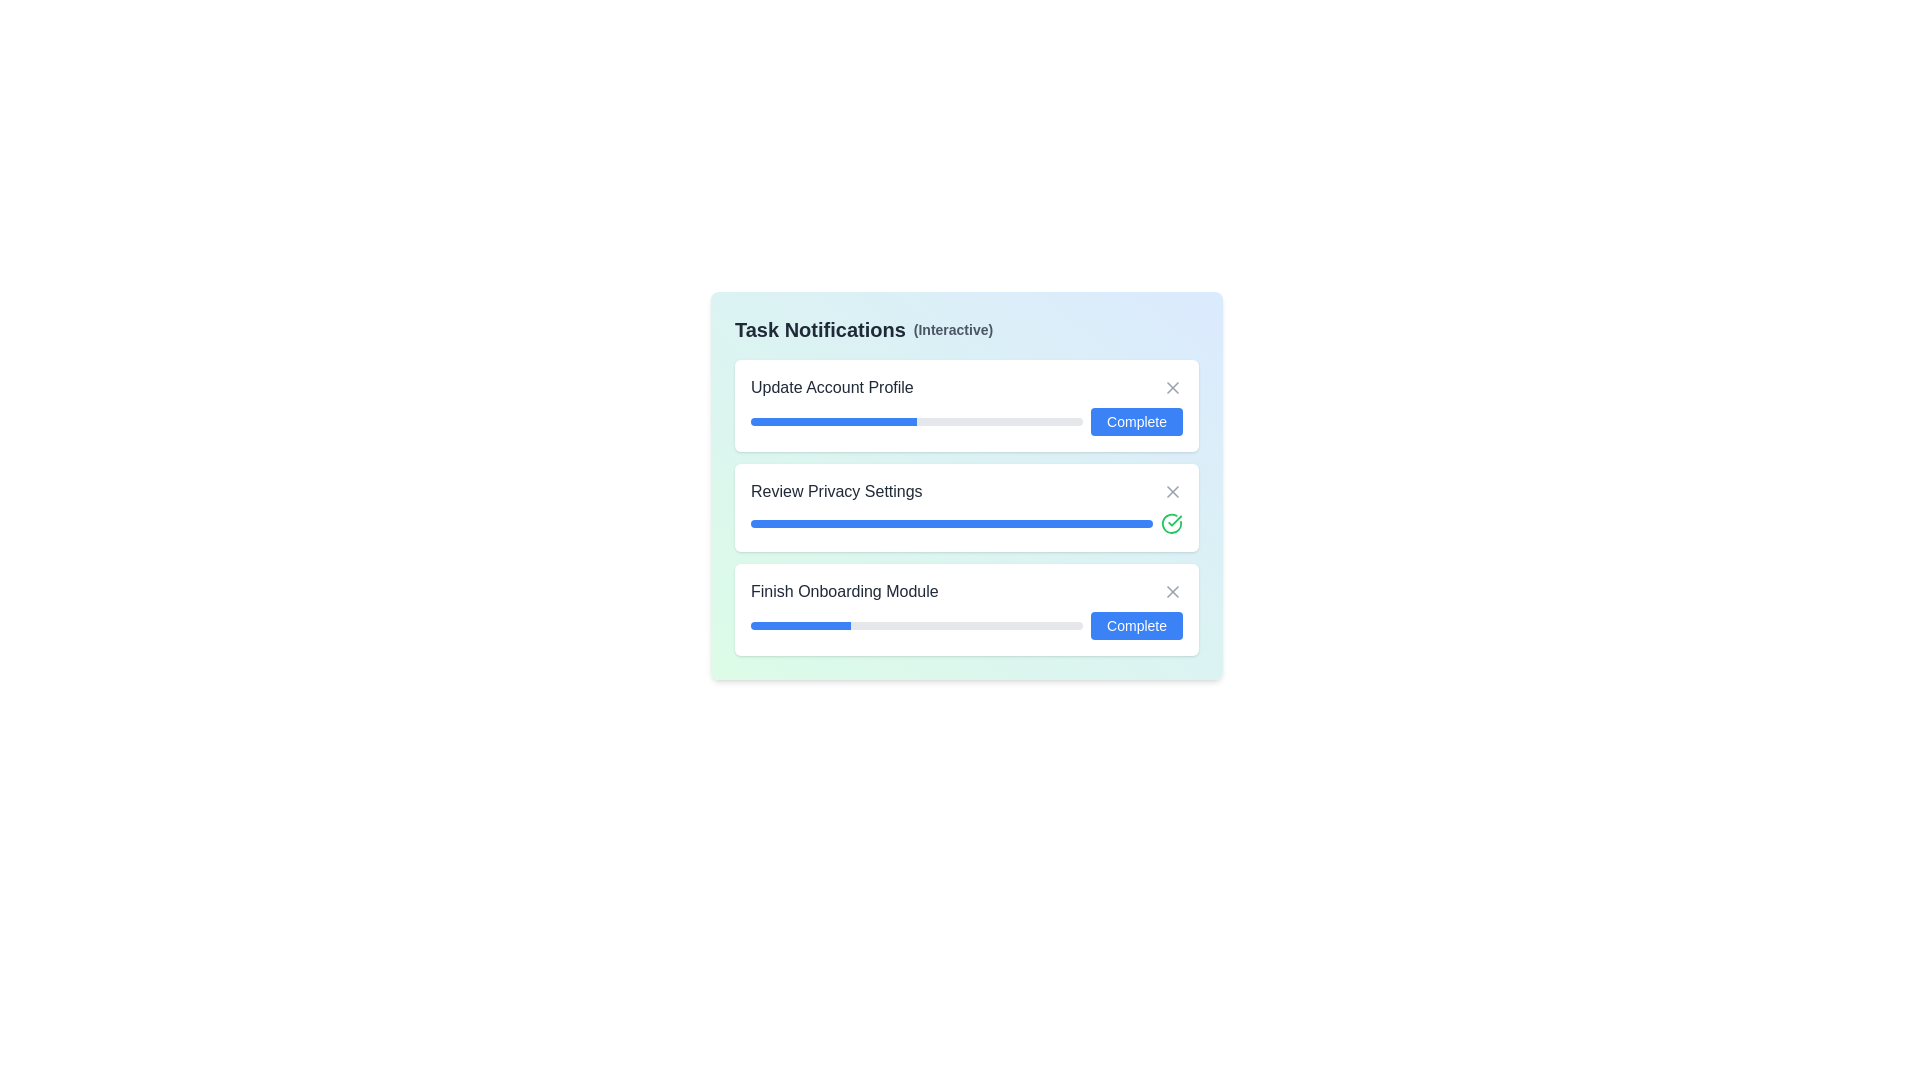 The height and width of the screenshot is (1080, 1920). What do you see at coordinates (1137, 624) in the screenshot?
I see `'Complete' button for the task titled 'Finish Onboarding Module'` at bounding box center [1137, 624].